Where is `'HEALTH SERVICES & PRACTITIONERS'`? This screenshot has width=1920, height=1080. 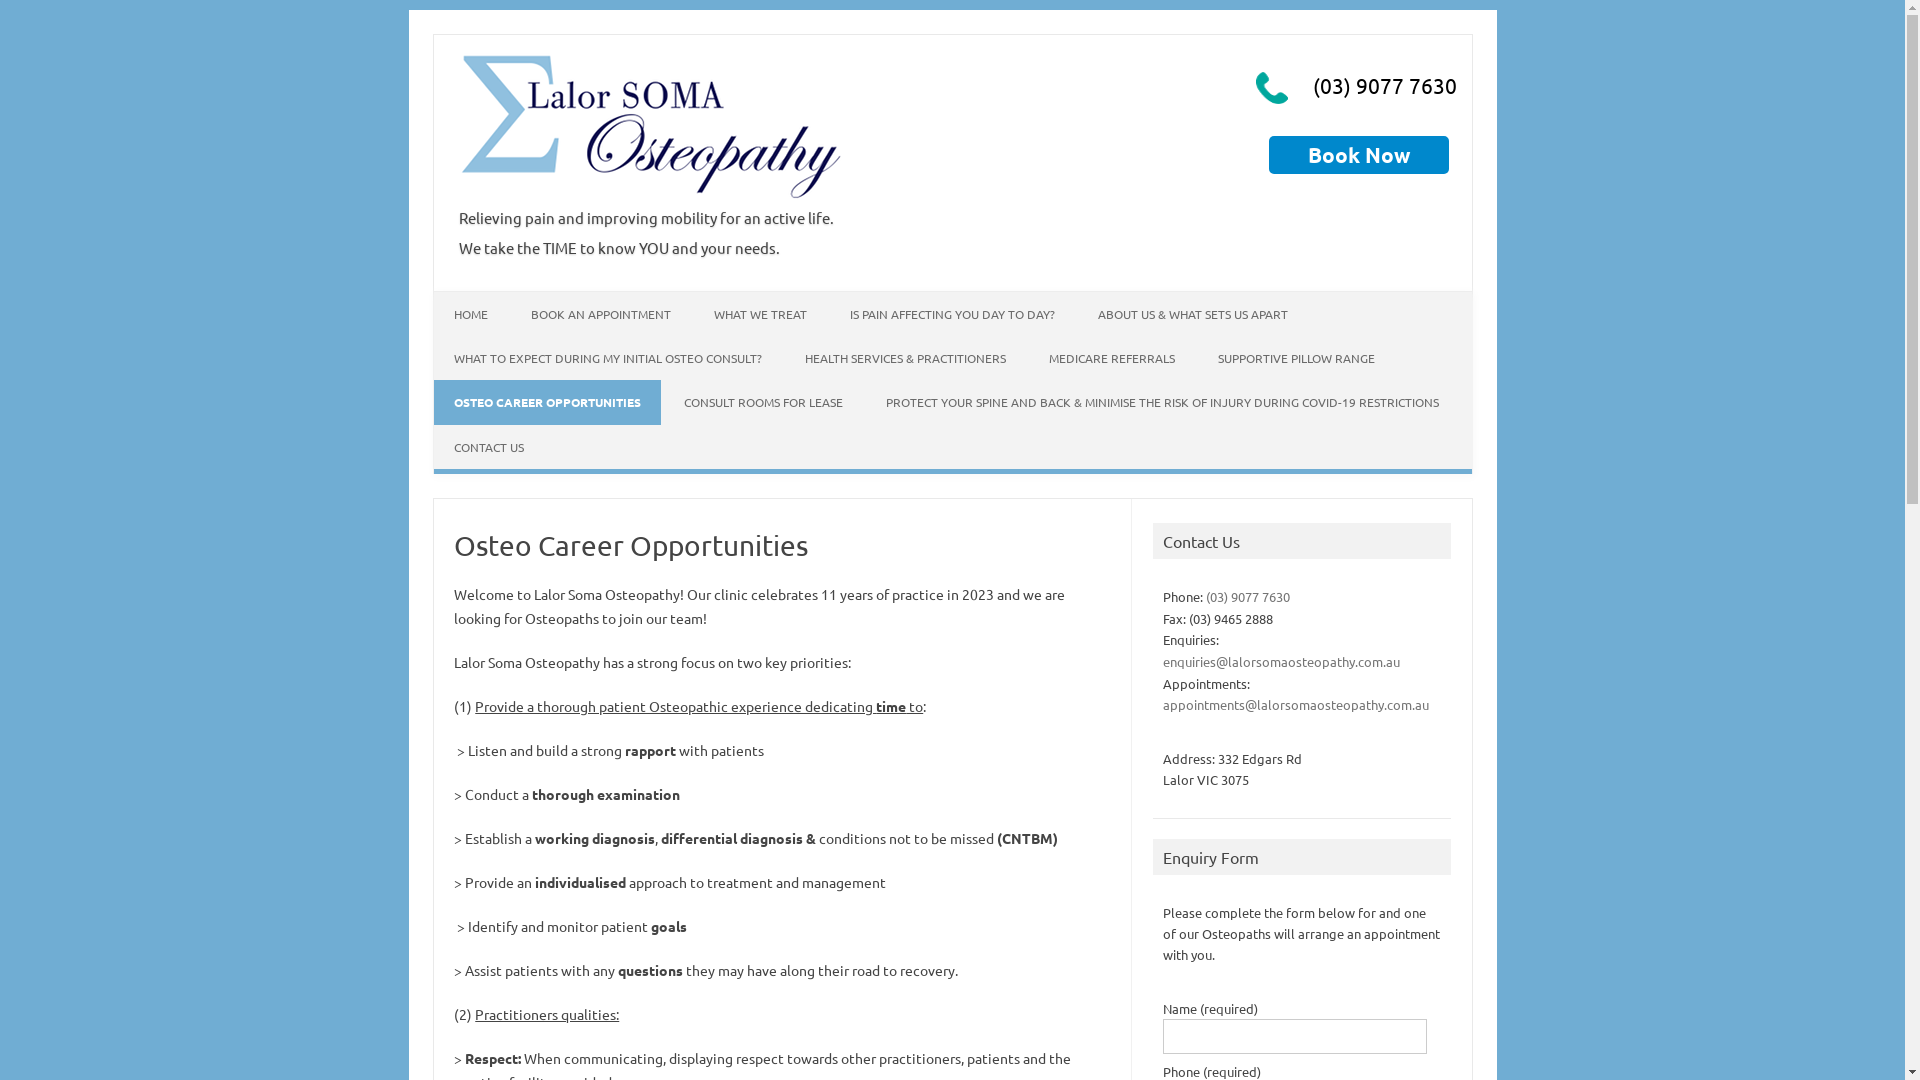
'HEALTH SERVICES & PRACTITIONERS' is located at coordinates (782, 357).